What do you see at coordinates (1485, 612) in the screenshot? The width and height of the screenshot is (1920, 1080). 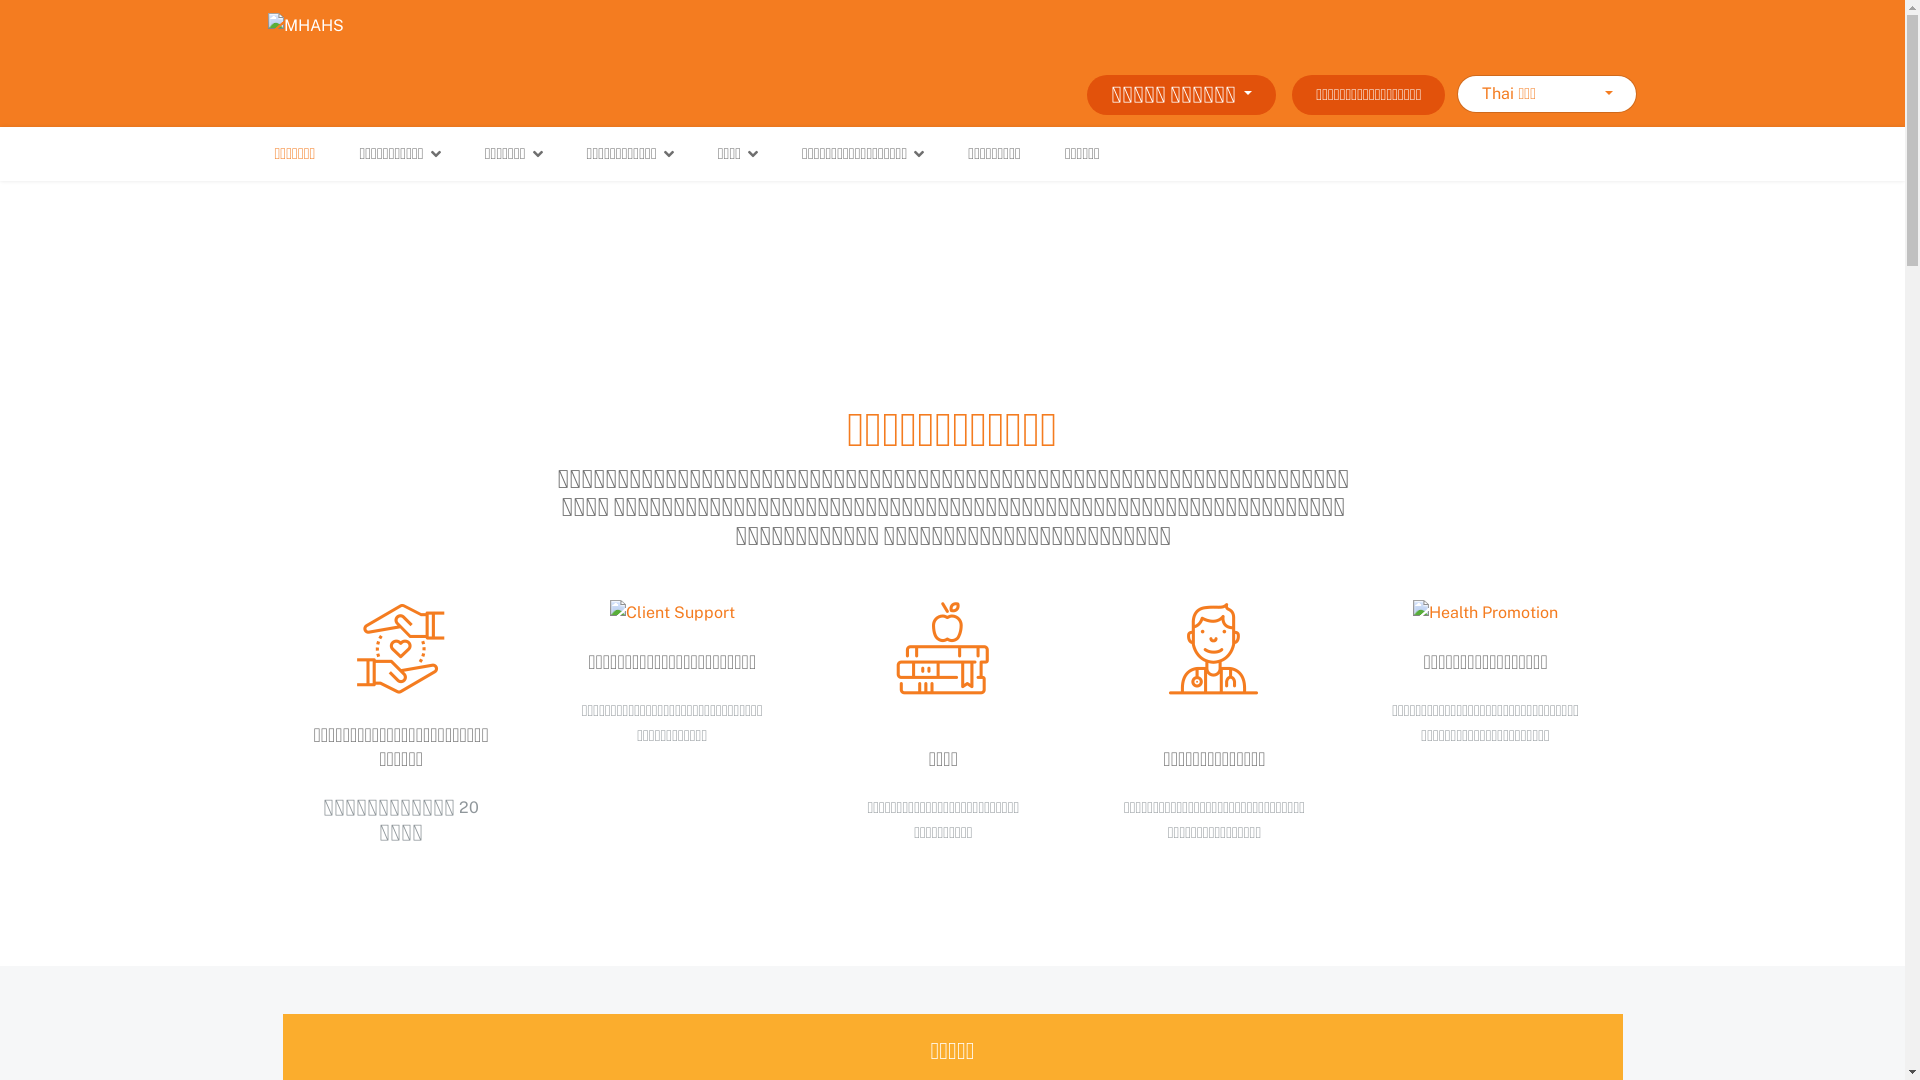 I see `'Health Promotion'` at bounding box center [1485, 612].